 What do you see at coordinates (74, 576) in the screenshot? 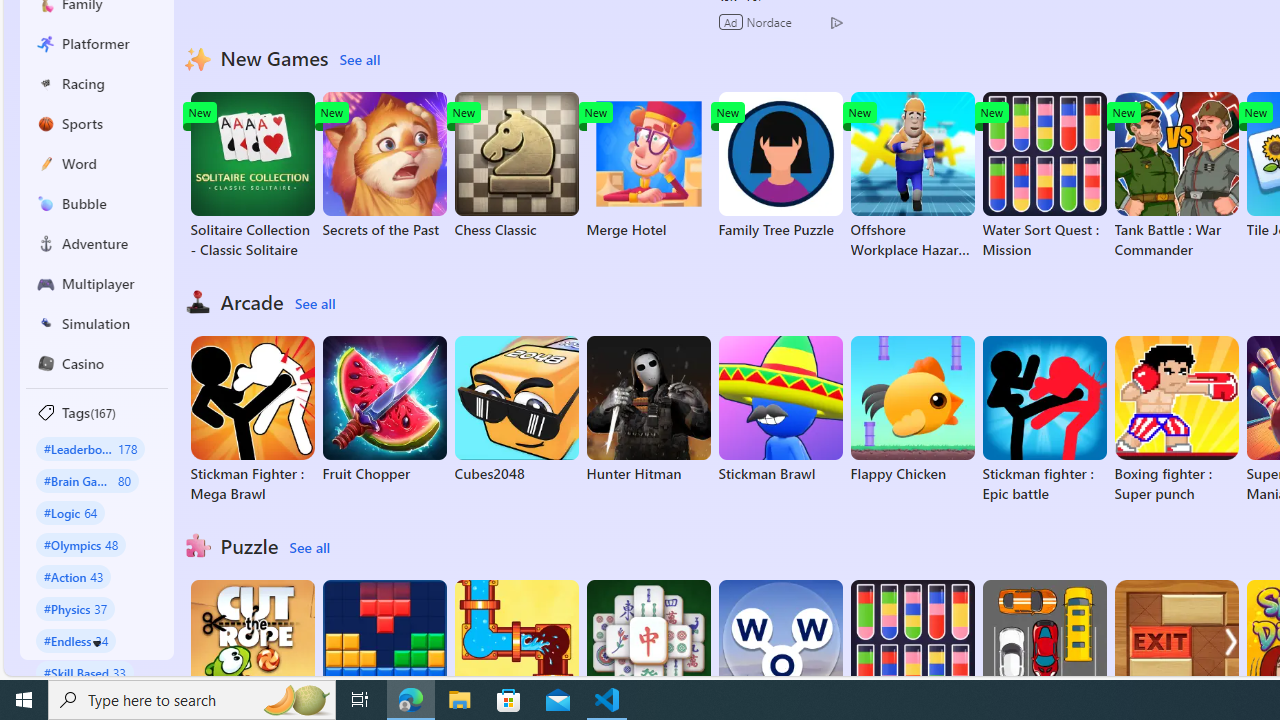
I see `'#Action 43'` at bounding box center [74, 576].